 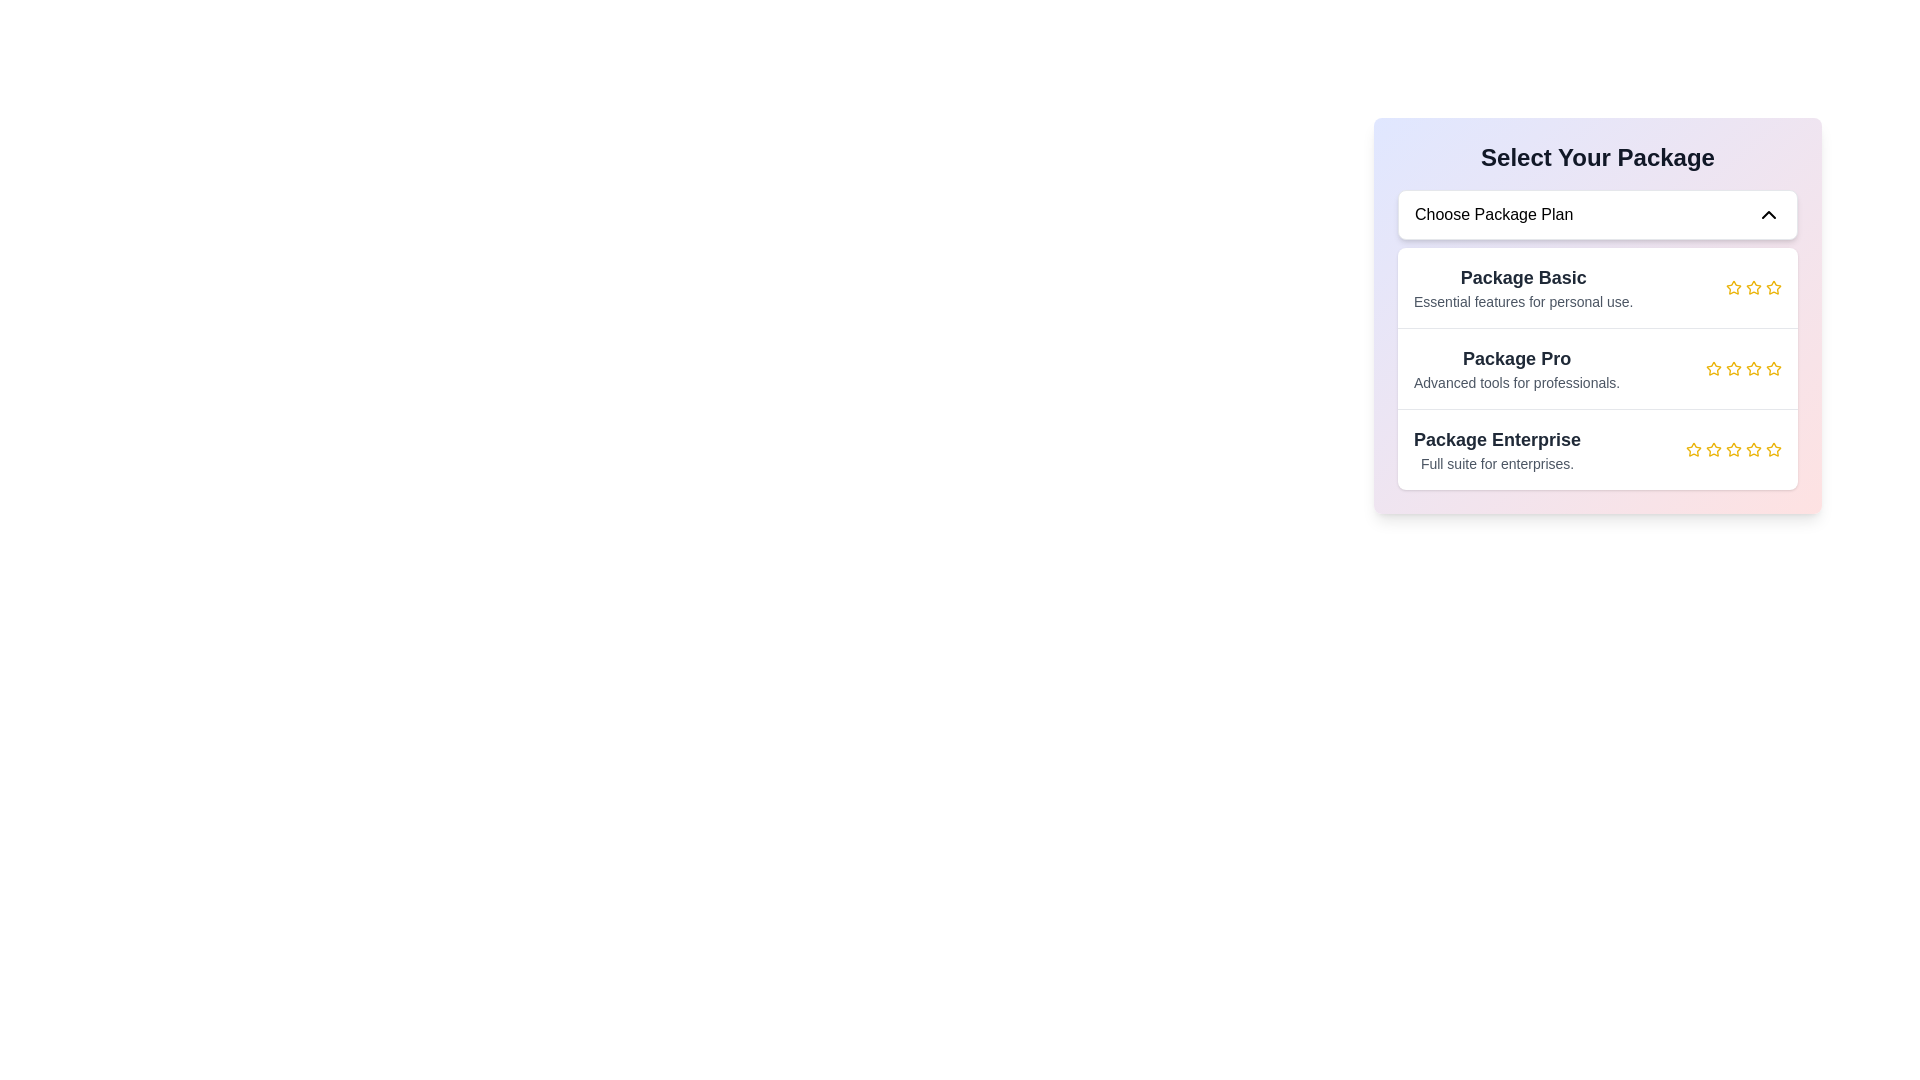 What do you see at coordinates (1732, 287) in the screenshot?
I see `the first star` at bounding box center [1732, 287].